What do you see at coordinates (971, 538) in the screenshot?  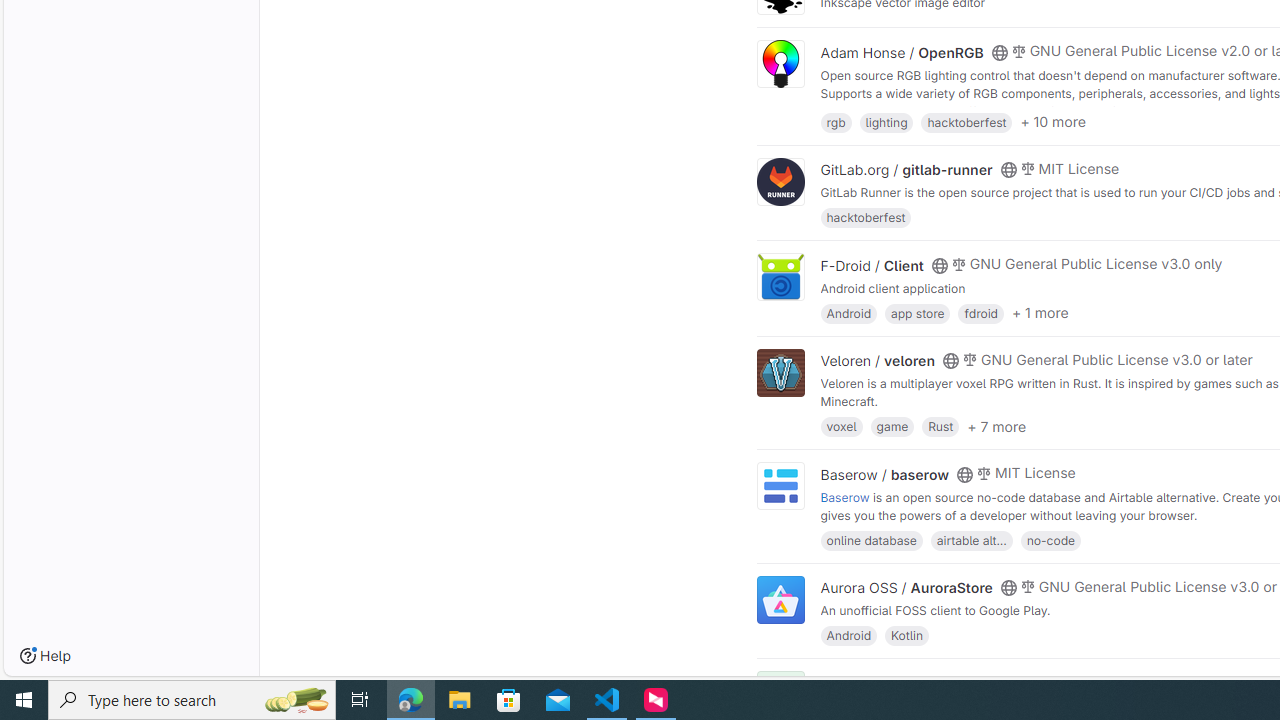 I see `'airtable alt...'` at bounding box center [971, 538].